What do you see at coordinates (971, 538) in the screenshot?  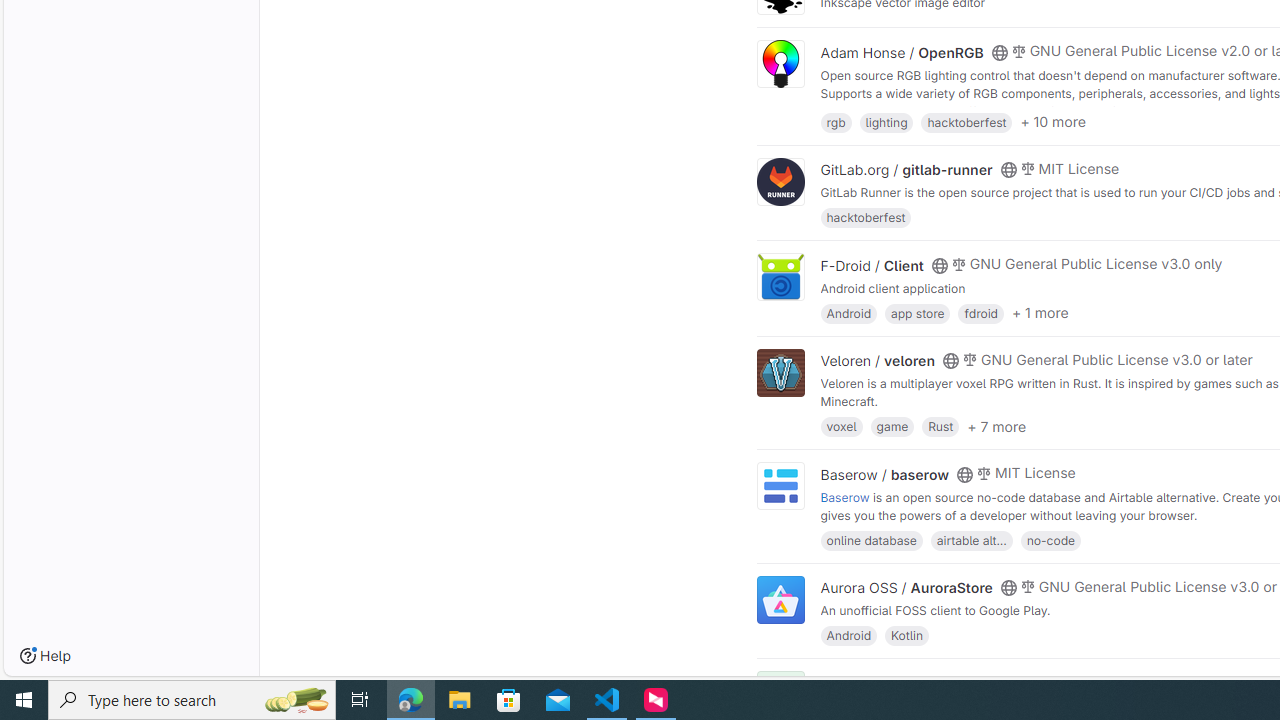 I see `'airtable alt...'` at bounding box center [971, 538].